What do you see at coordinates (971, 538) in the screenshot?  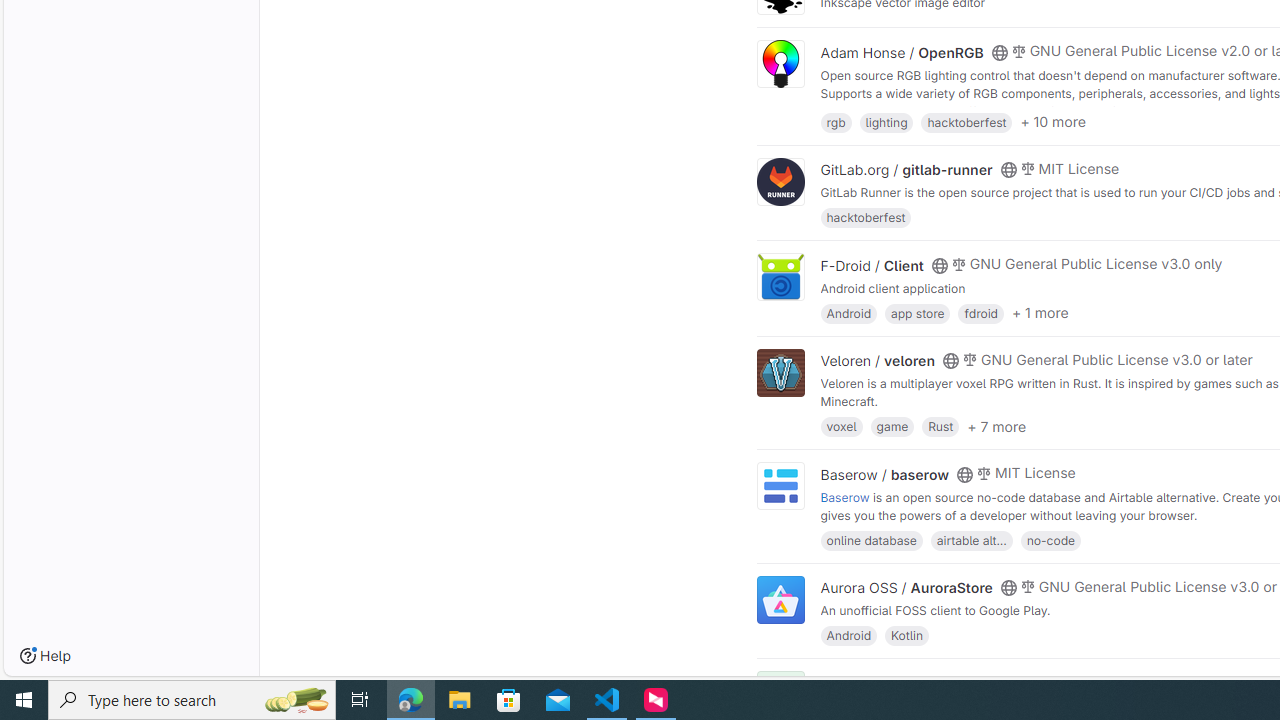 I see `'airtable alt...'` at bounding box center [971, 538].